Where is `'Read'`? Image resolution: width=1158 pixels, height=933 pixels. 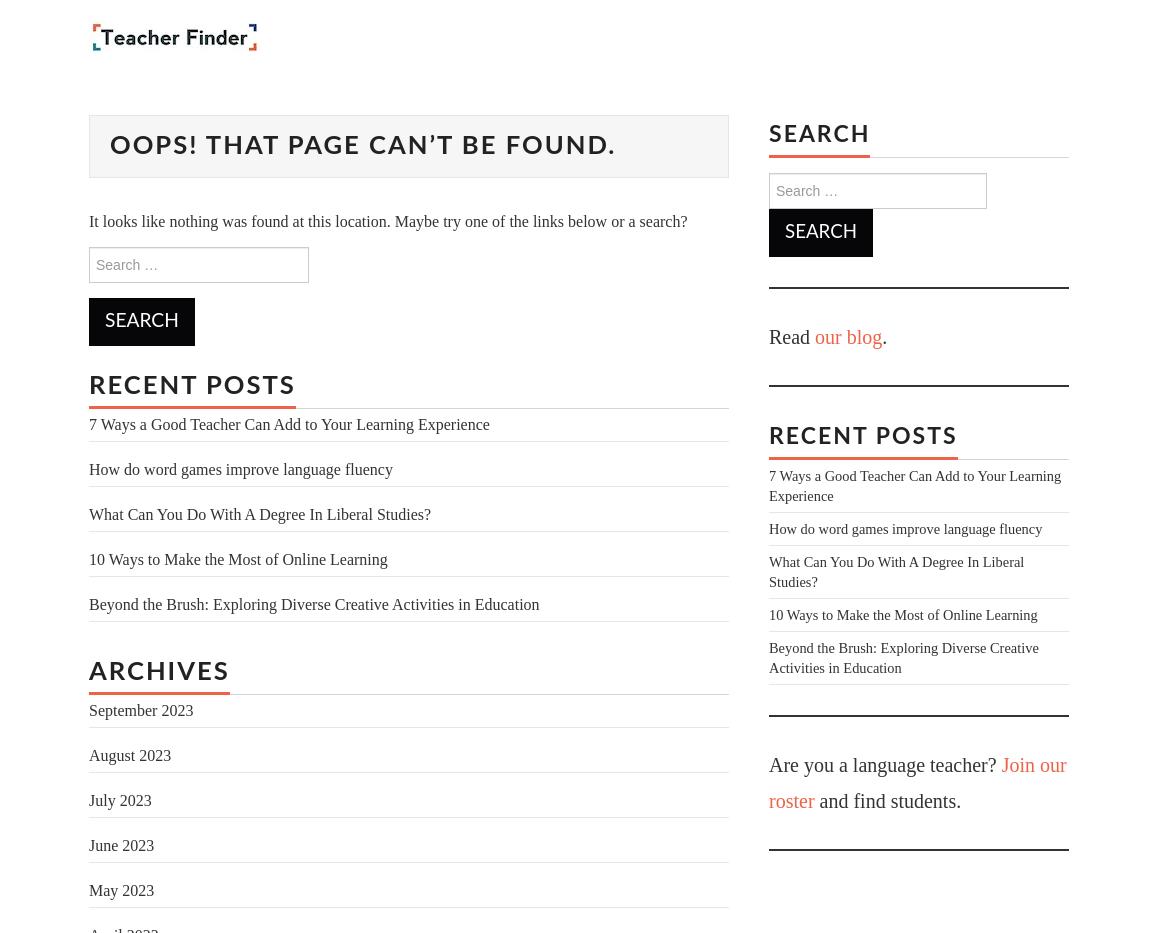 'Read' is located at coordinates (791, 335).